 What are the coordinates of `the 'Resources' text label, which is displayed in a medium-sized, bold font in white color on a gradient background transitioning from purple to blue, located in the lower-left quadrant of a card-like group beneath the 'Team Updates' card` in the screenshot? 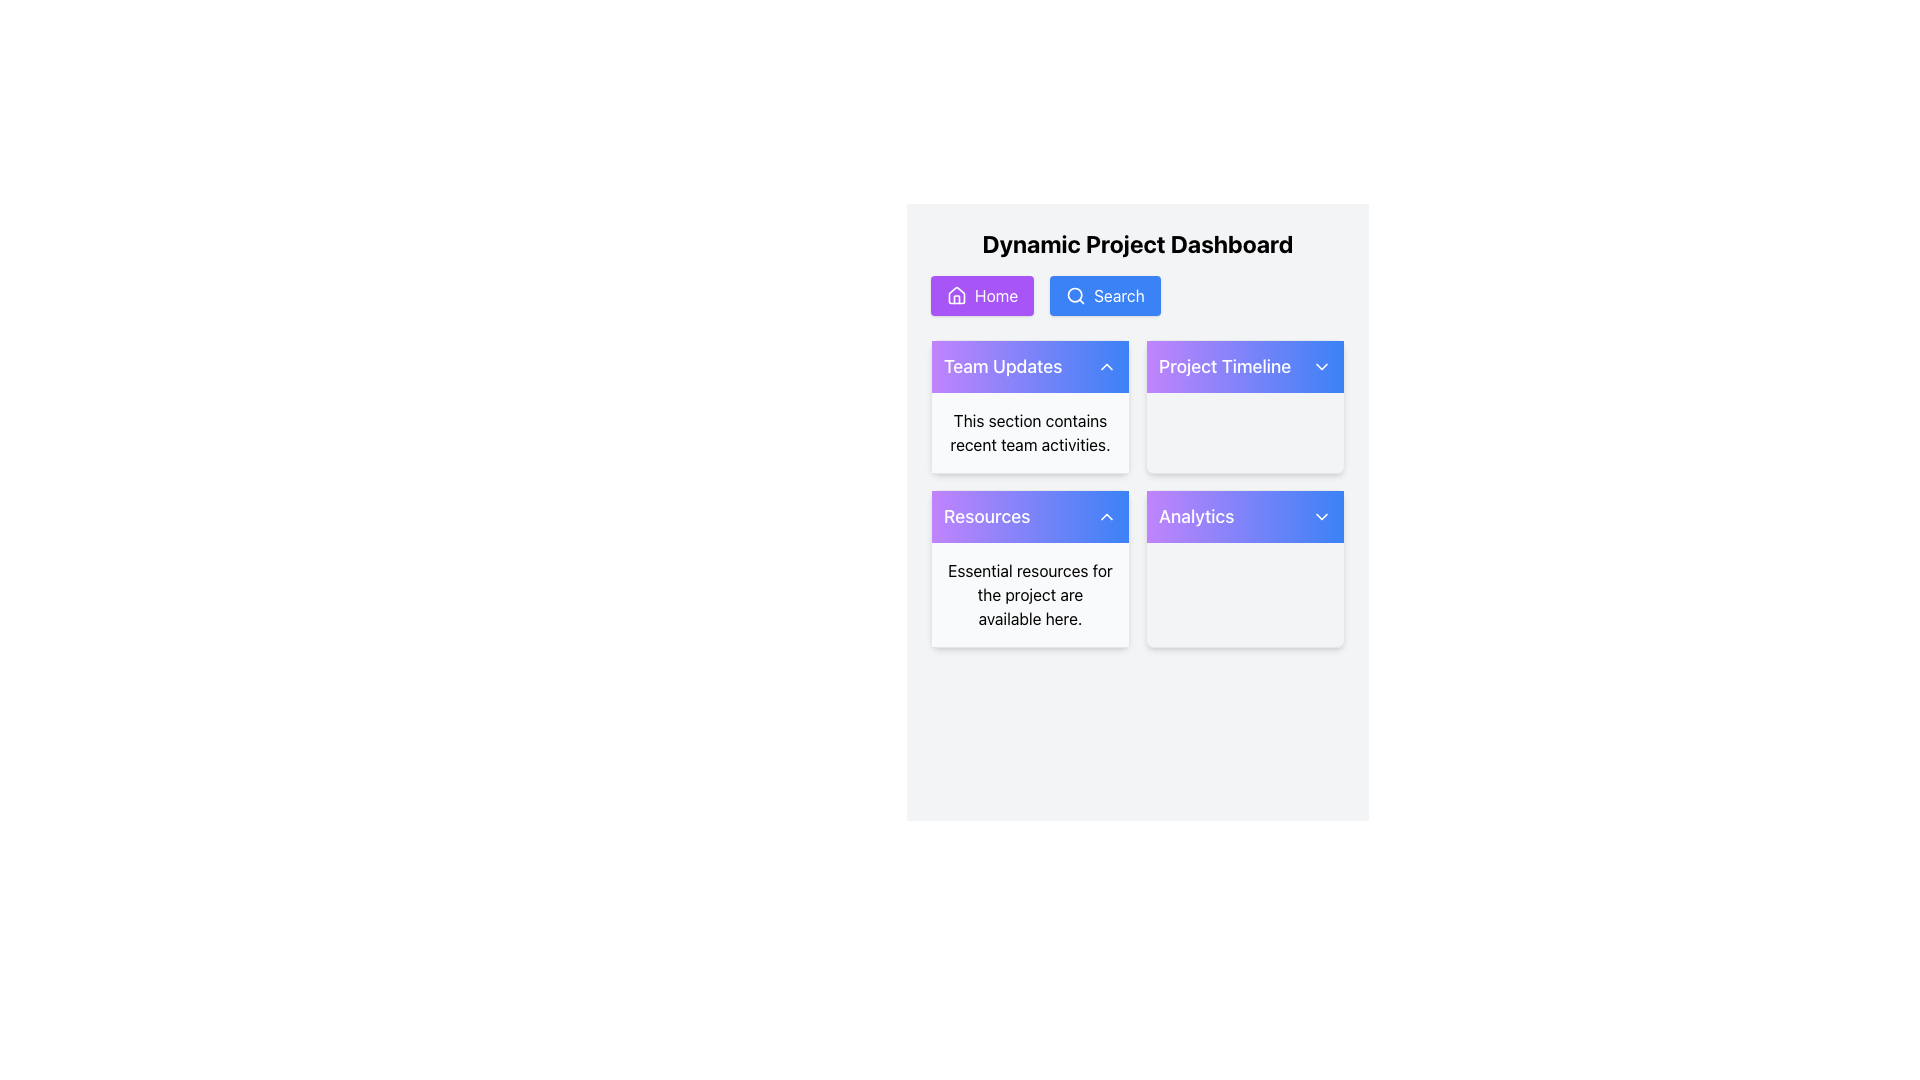 It's located at (987, 515).